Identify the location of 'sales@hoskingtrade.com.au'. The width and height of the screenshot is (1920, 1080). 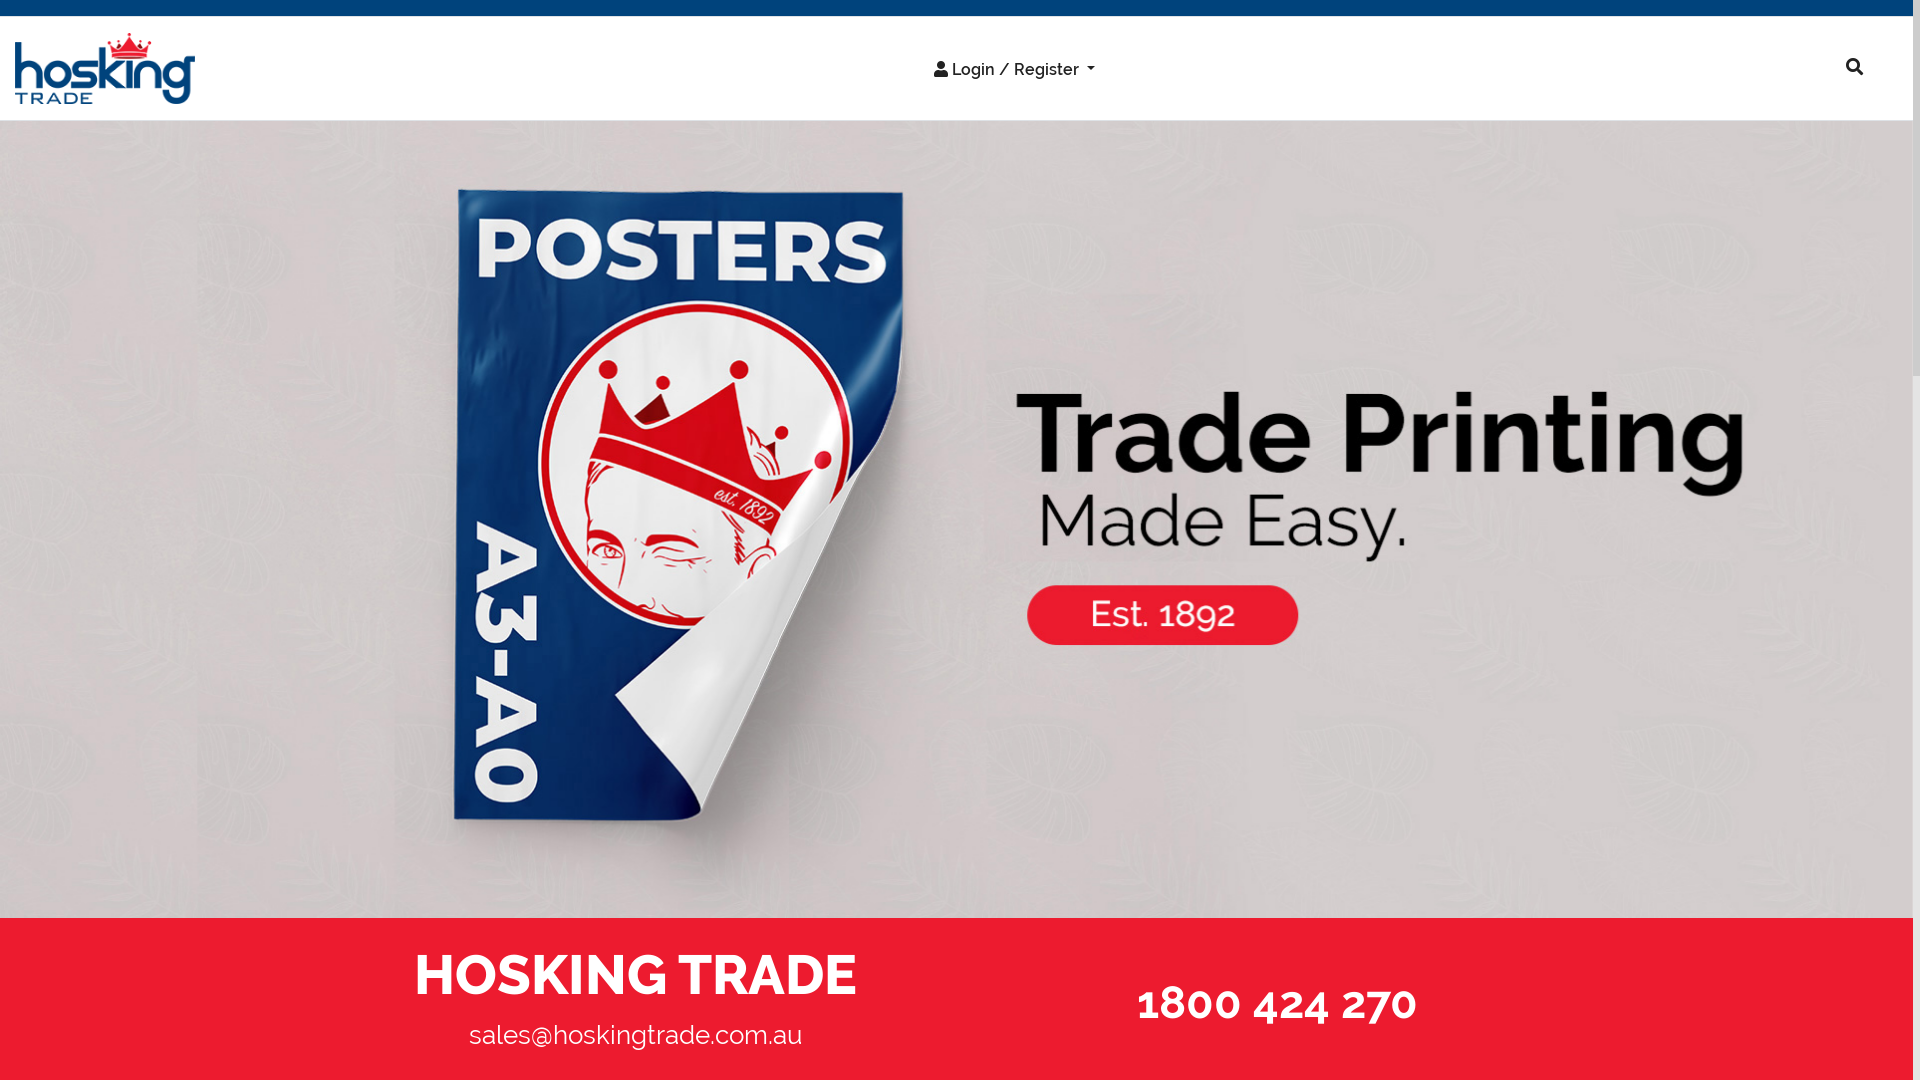
(634, 1034).